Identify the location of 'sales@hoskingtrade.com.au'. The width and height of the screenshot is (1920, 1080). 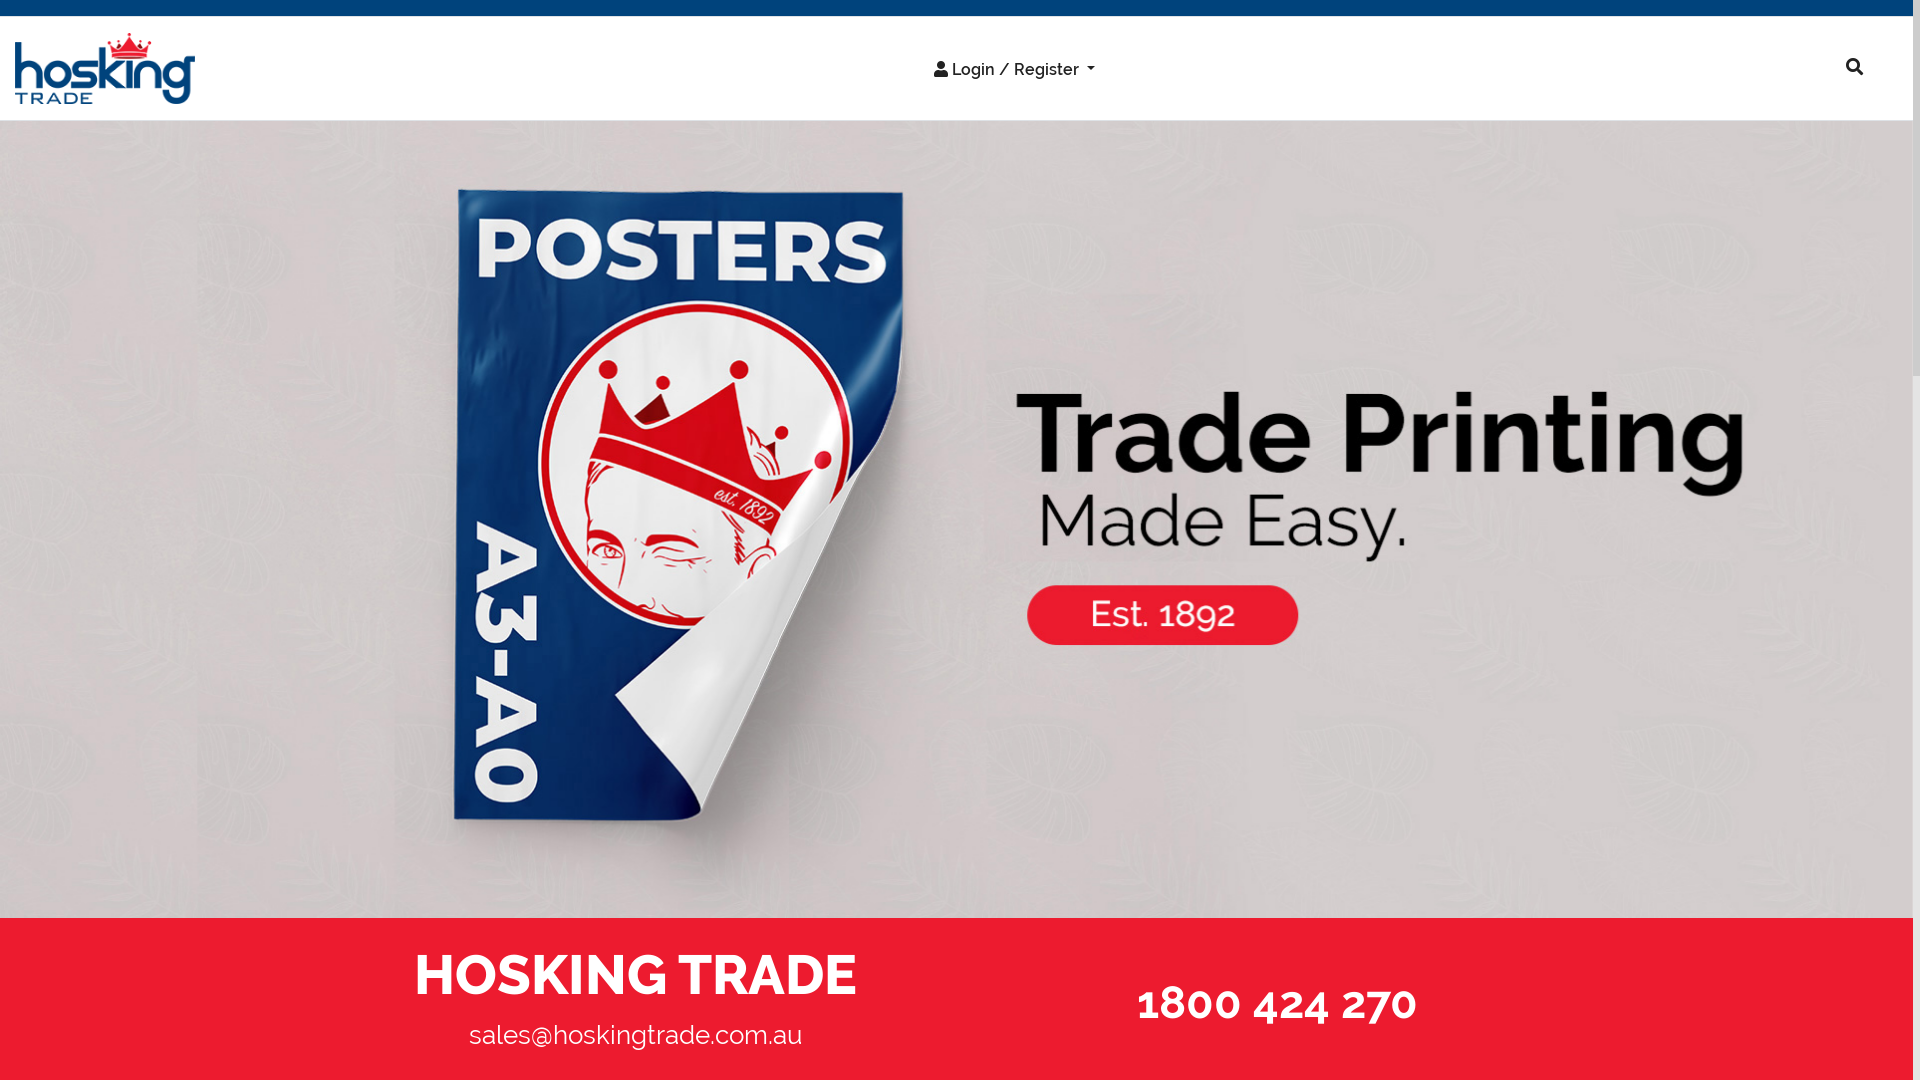
(634, 1034).